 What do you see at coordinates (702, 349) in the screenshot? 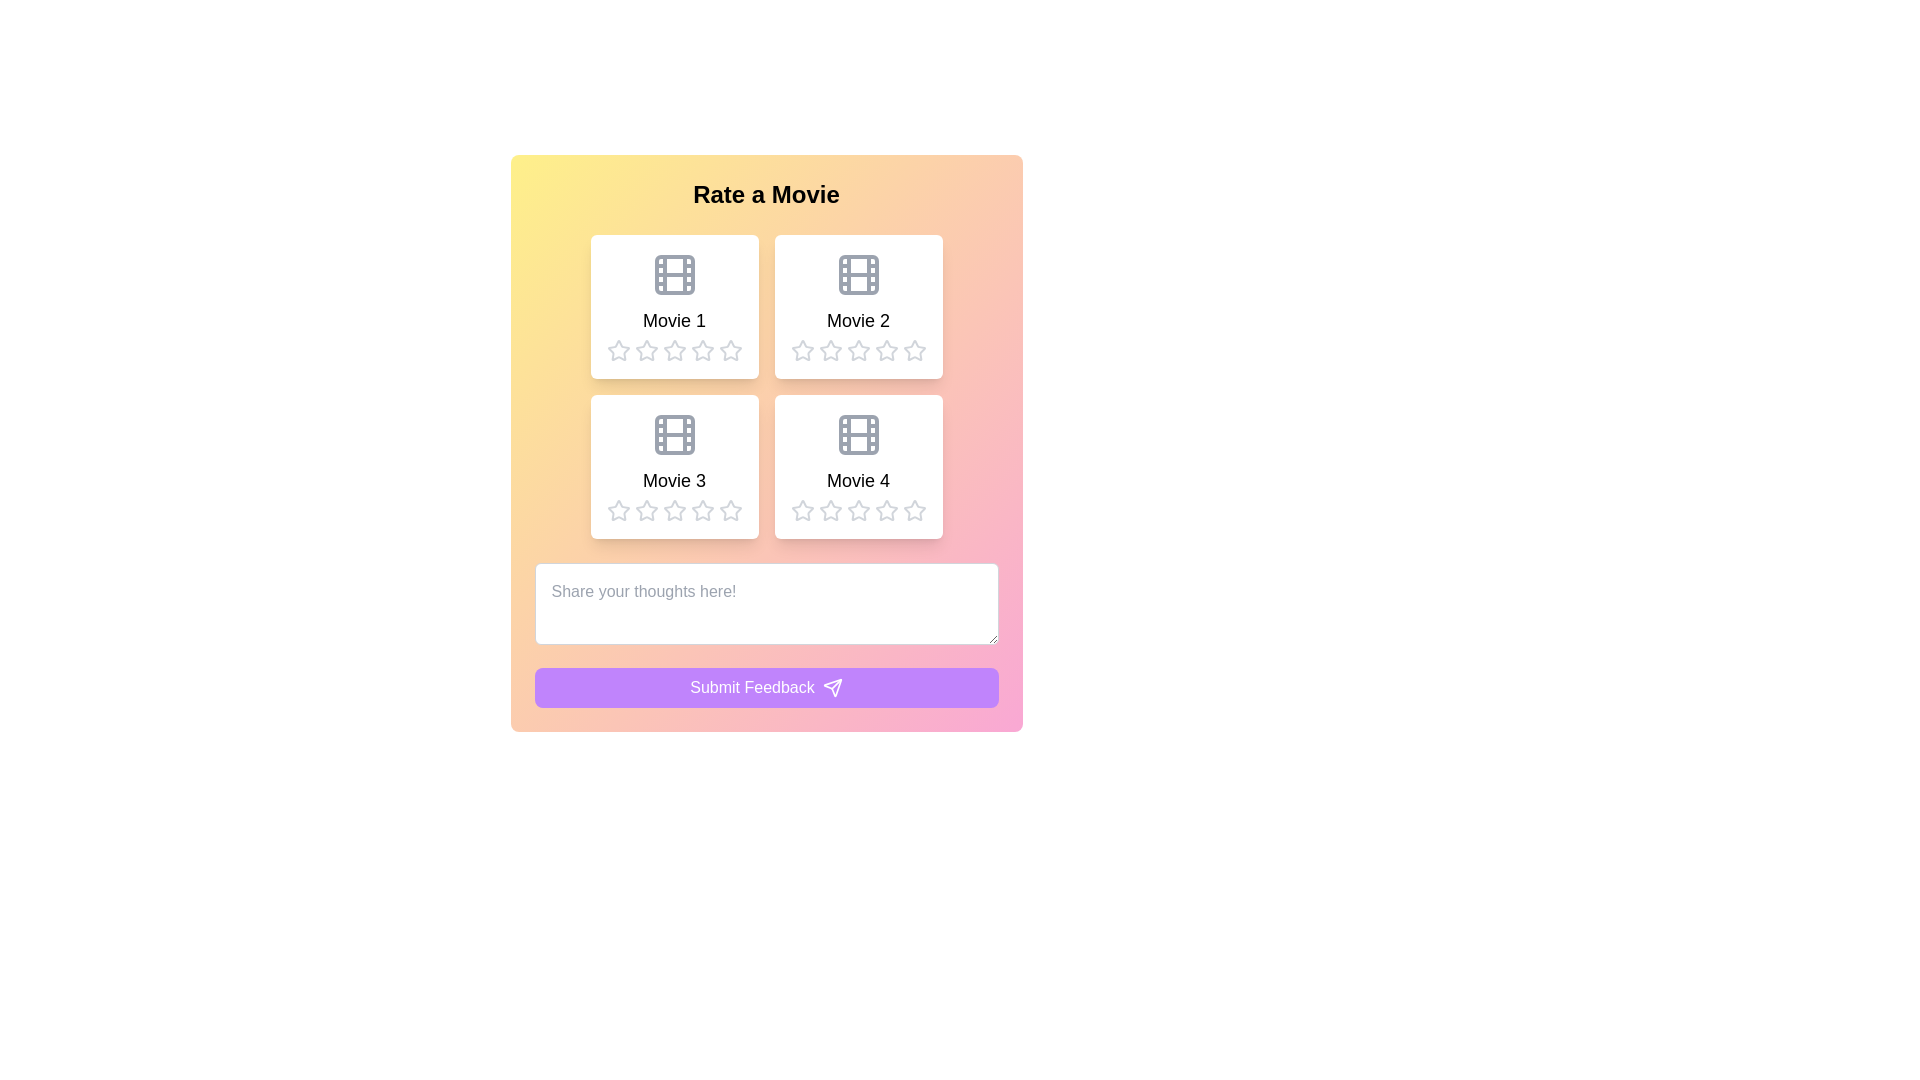
I see `the second star icon in the row of stars under the 'Movie 1' label to set a two-star rating` at bounding box center [702, 349].